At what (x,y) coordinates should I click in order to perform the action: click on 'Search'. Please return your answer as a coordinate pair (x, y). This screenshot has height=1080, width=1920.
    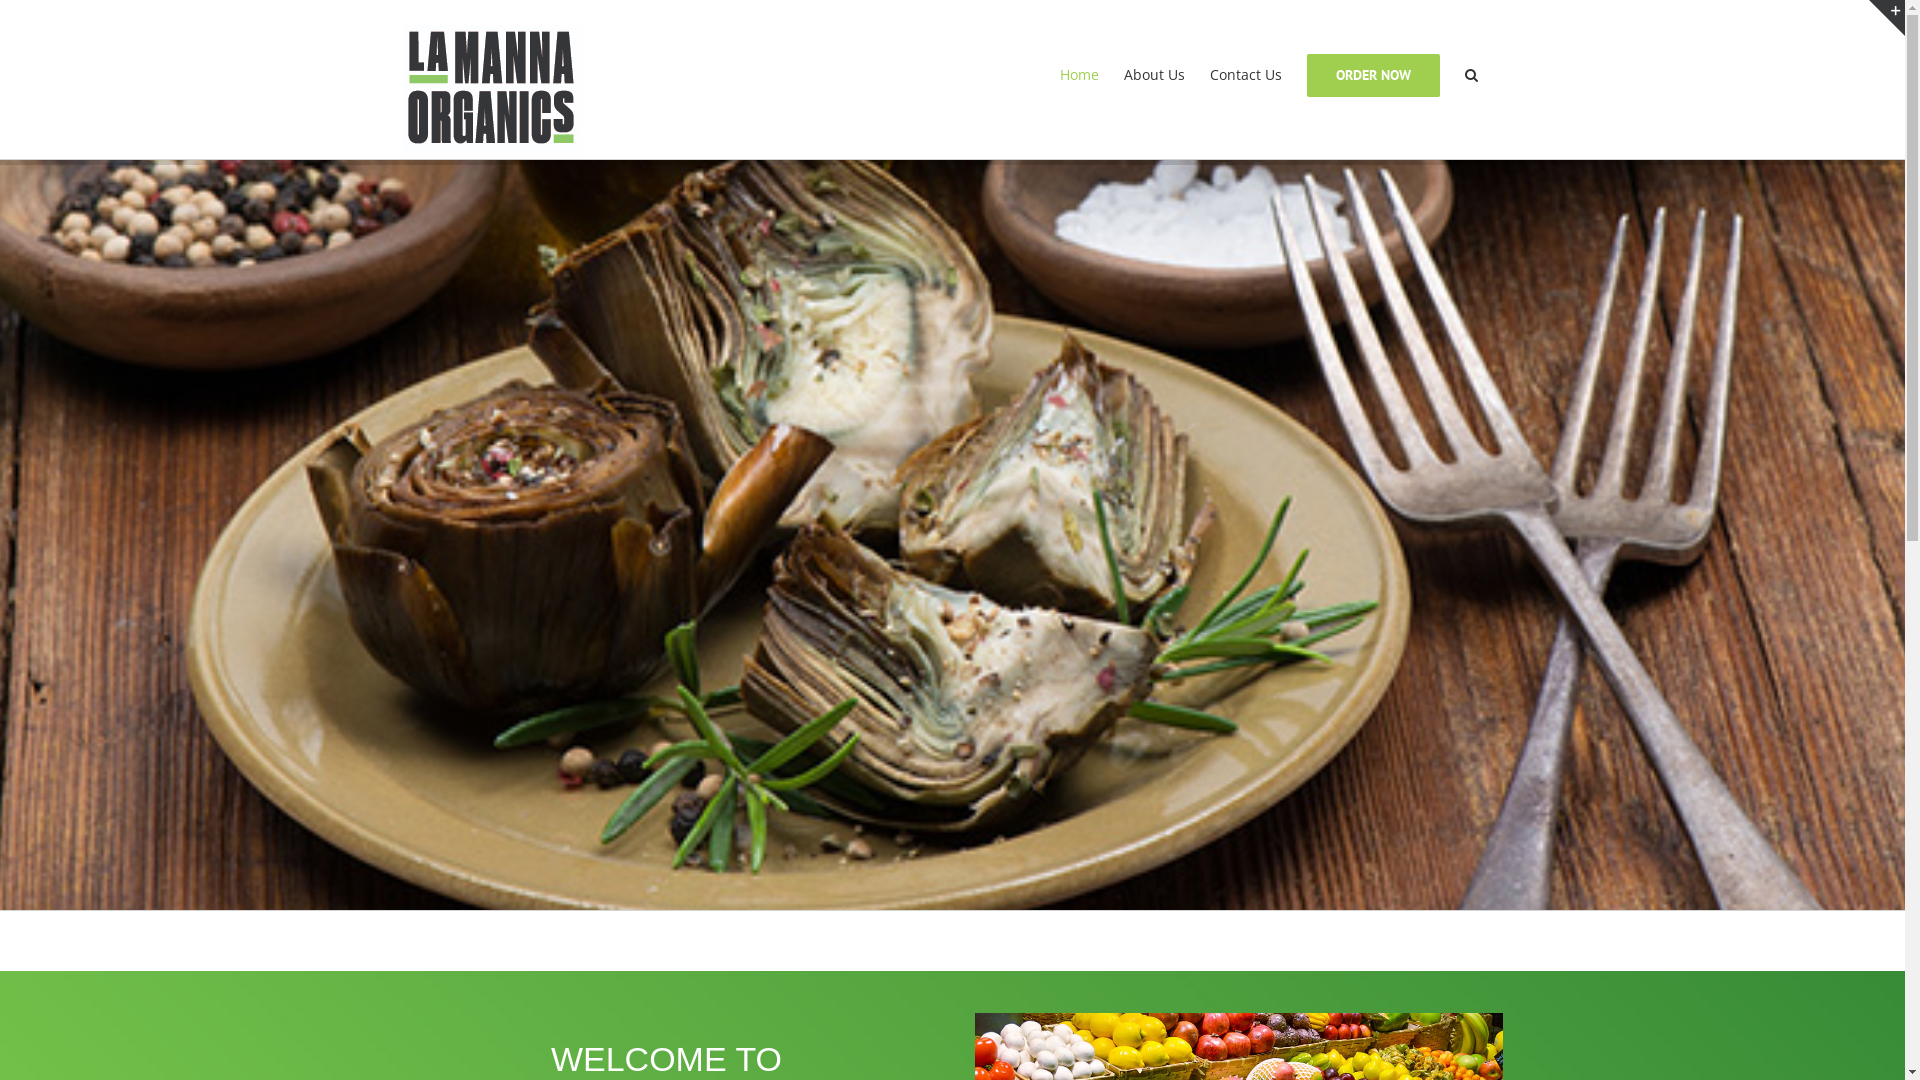
    Looking at the image, I should click on (1470, 73).